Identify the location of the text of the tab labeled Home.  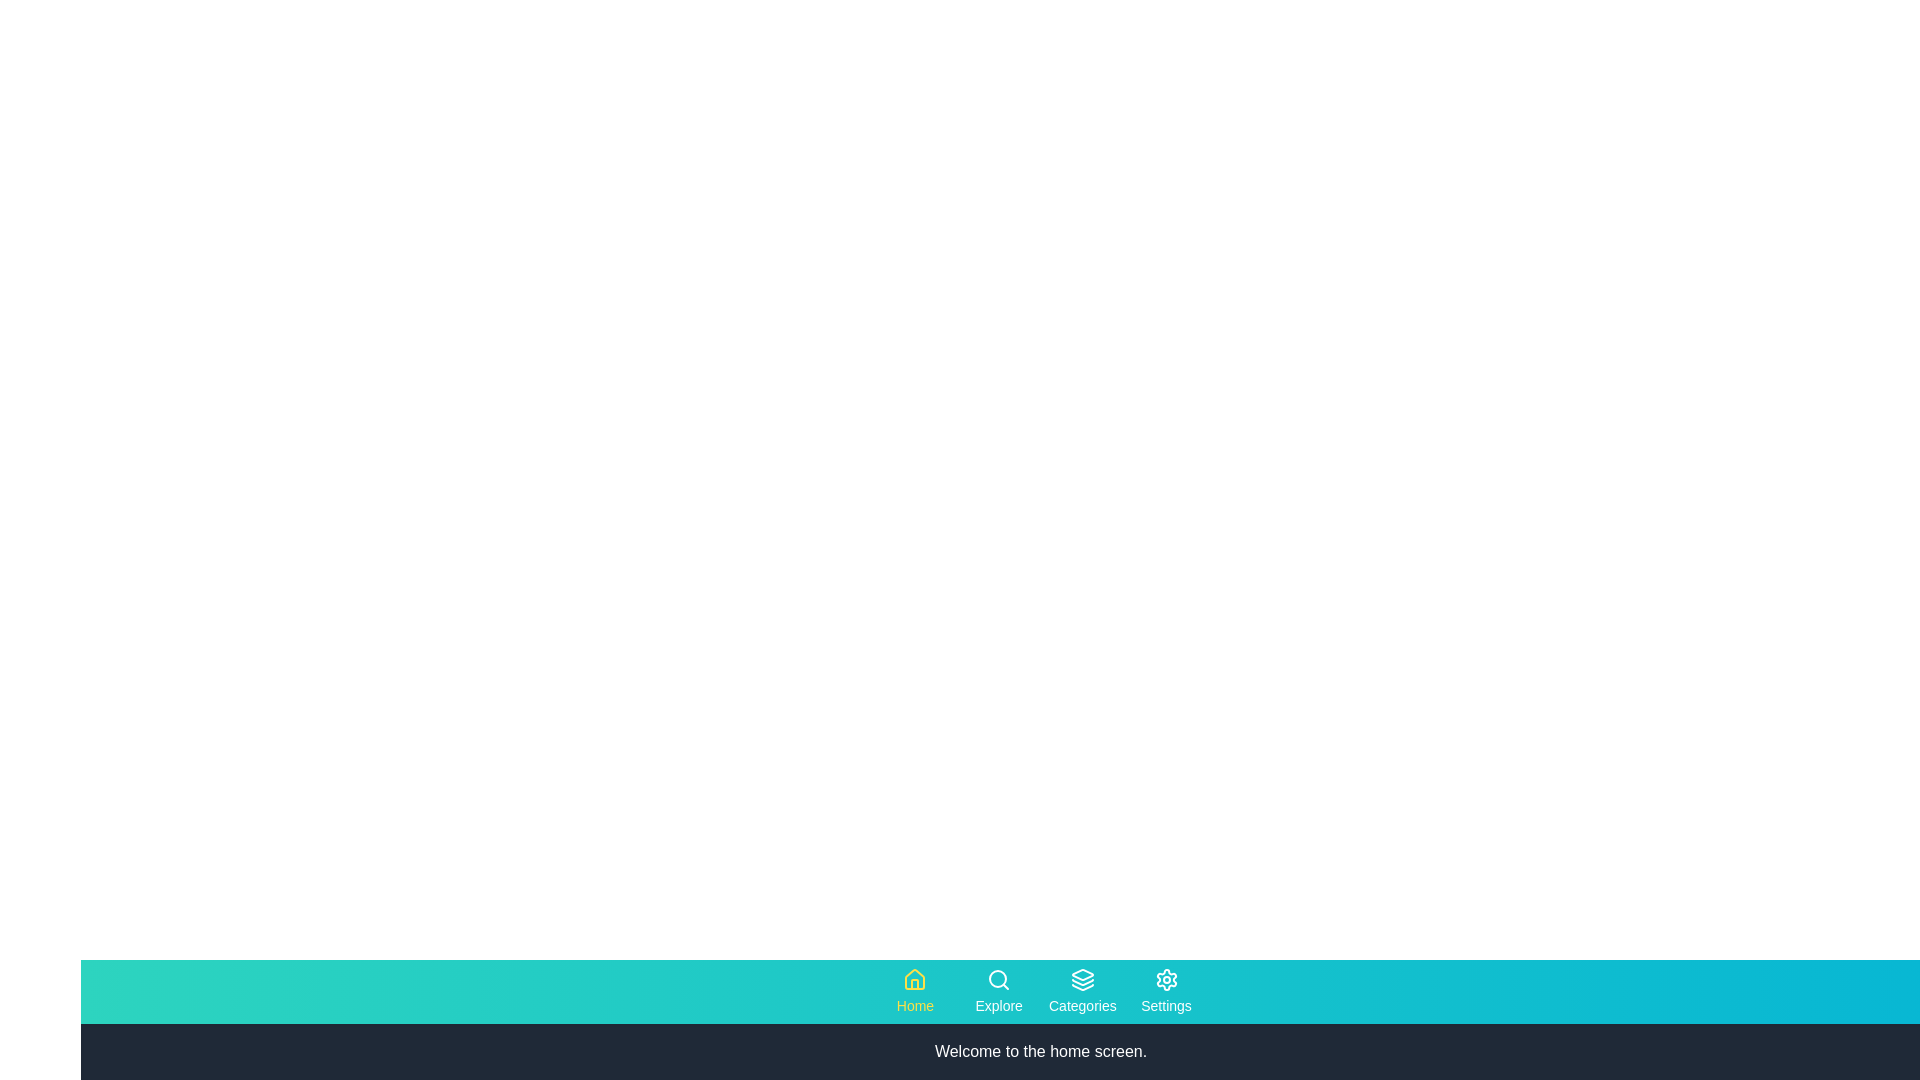
(914, 991).